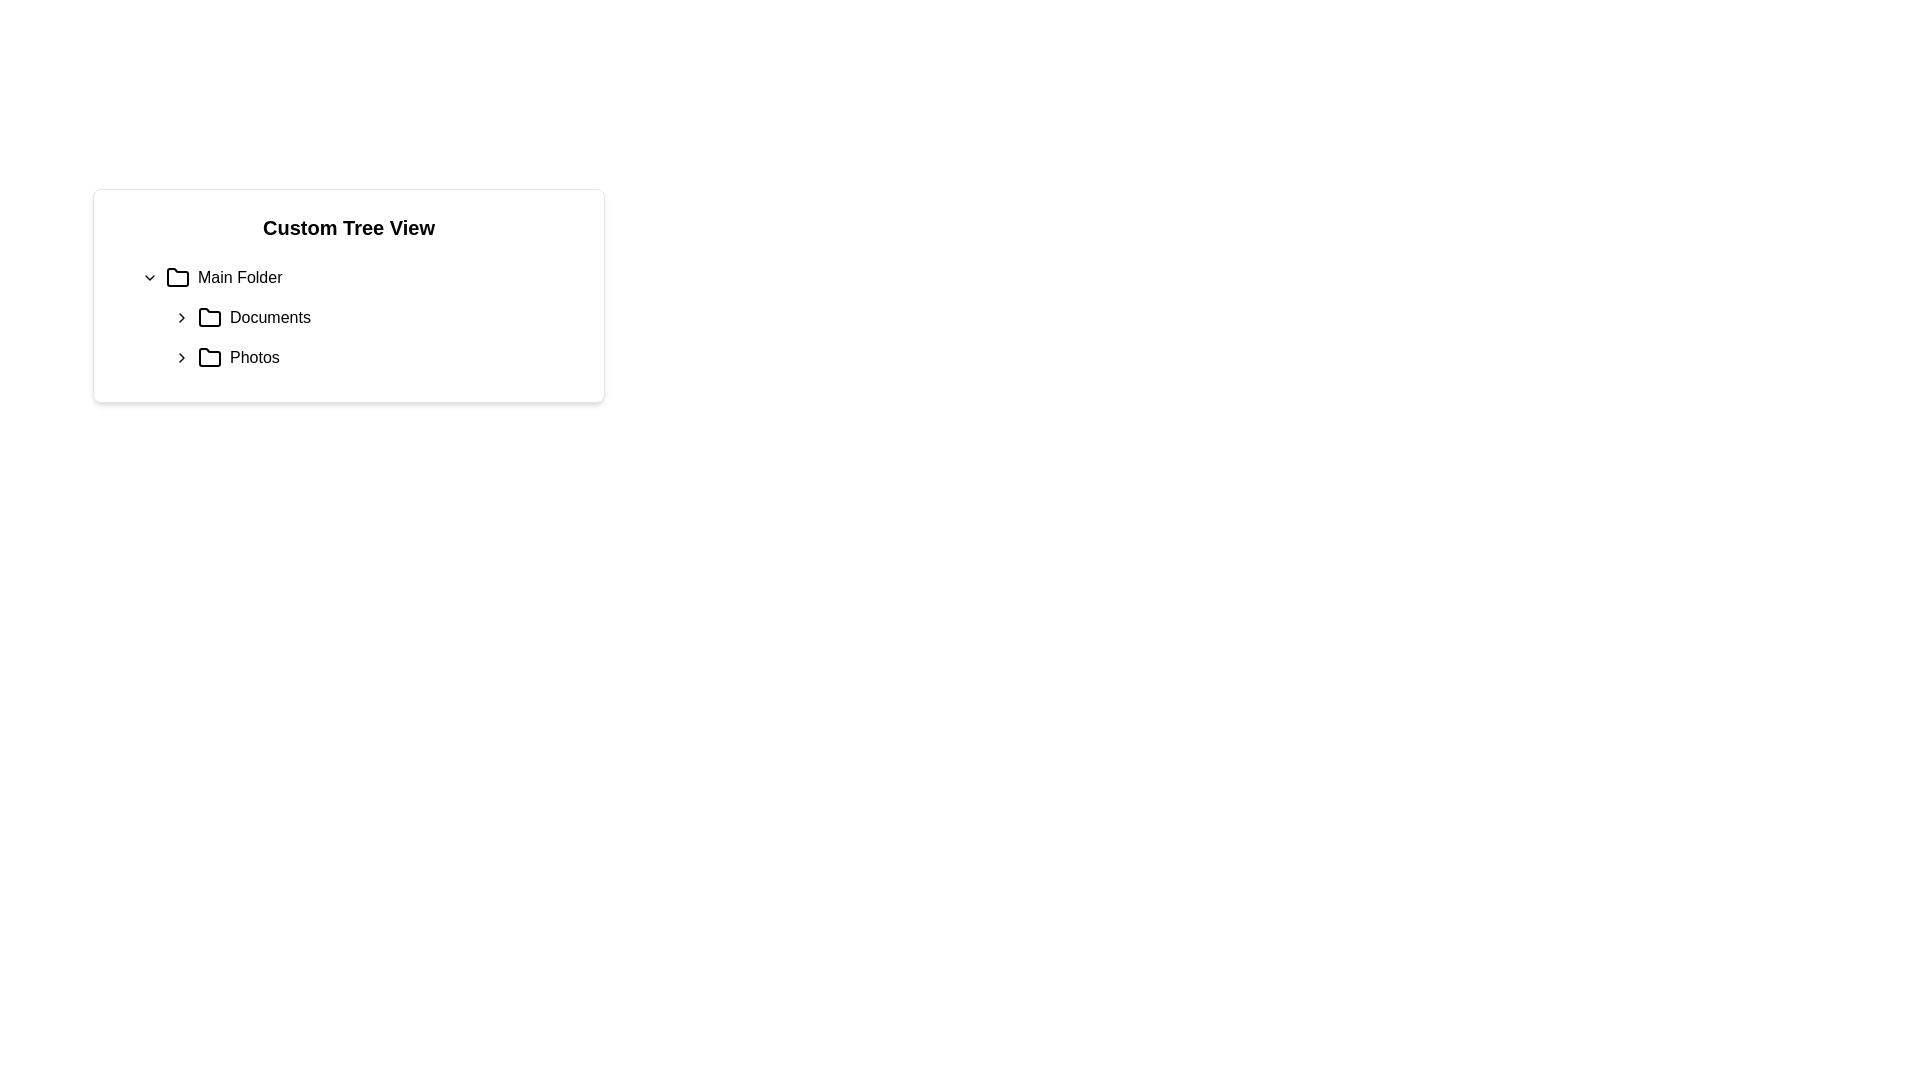  What do you see at coordinates (356, 277) in the screenshot?
I see `the 'Main Folder' Tree view folder item` at bounding box center [356, 277].